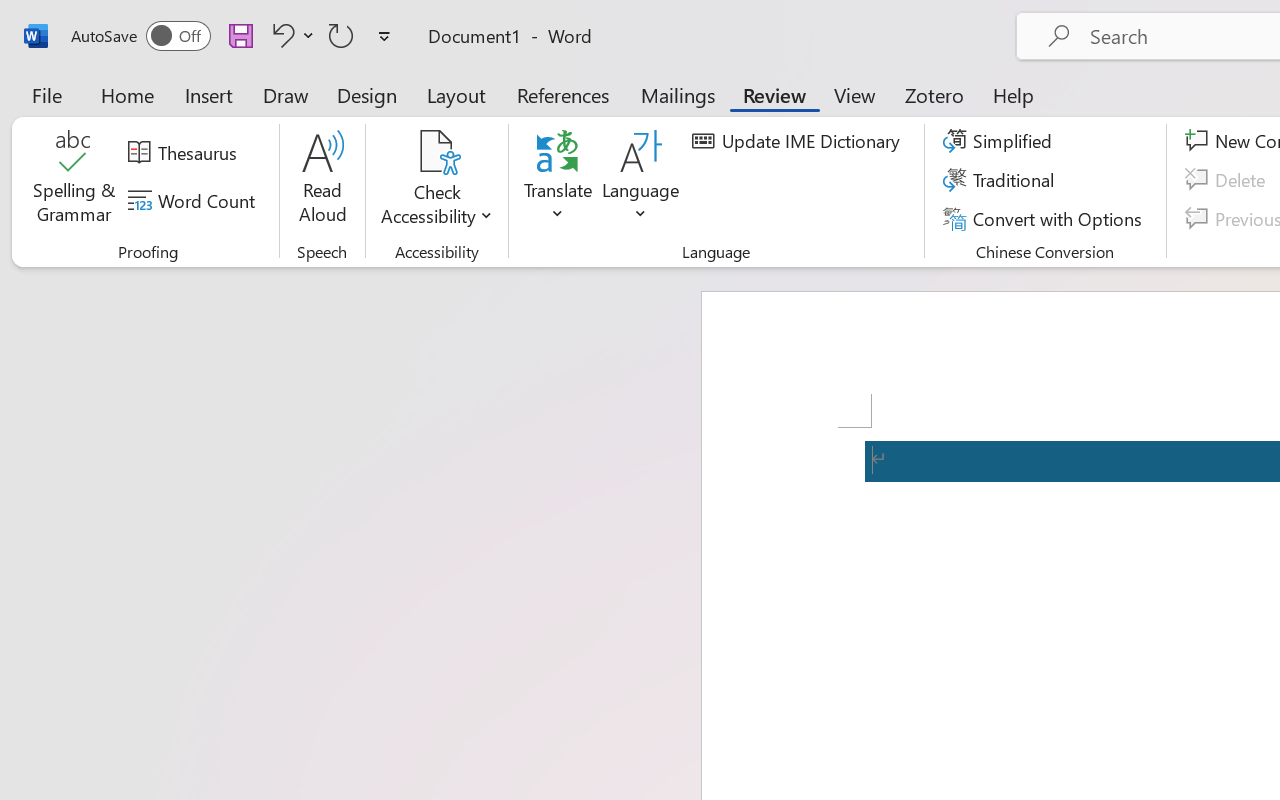 The width and height of the screenshot is (1280, 800). What do you see at coordinates (798, 141) in the screenshot?
I see `'Update IME Dictionary...'` at bounding box center [798, 141].